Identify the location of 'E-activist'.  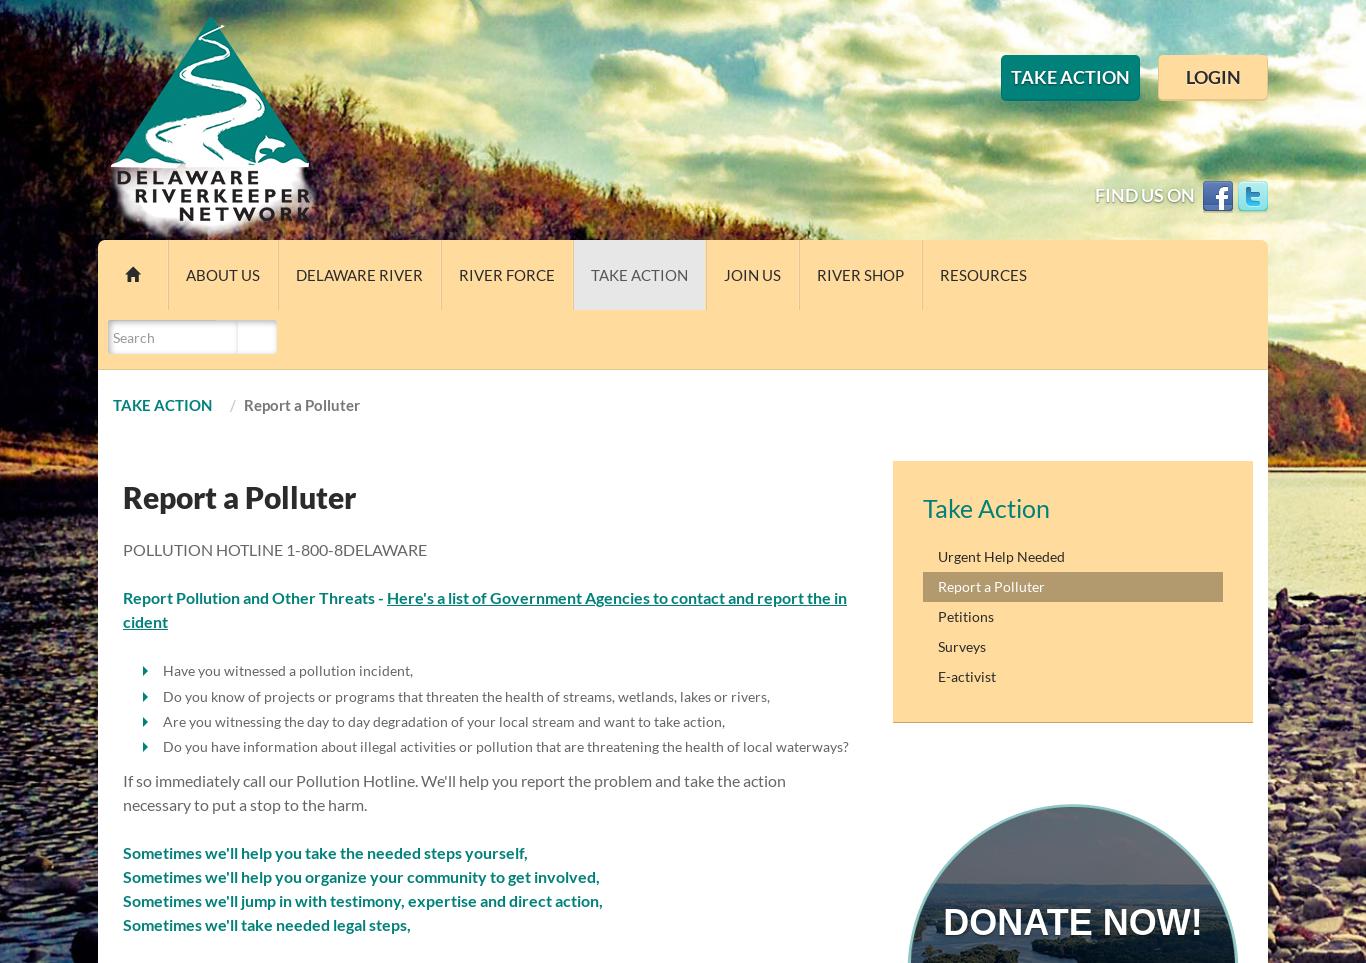
(966, 676).